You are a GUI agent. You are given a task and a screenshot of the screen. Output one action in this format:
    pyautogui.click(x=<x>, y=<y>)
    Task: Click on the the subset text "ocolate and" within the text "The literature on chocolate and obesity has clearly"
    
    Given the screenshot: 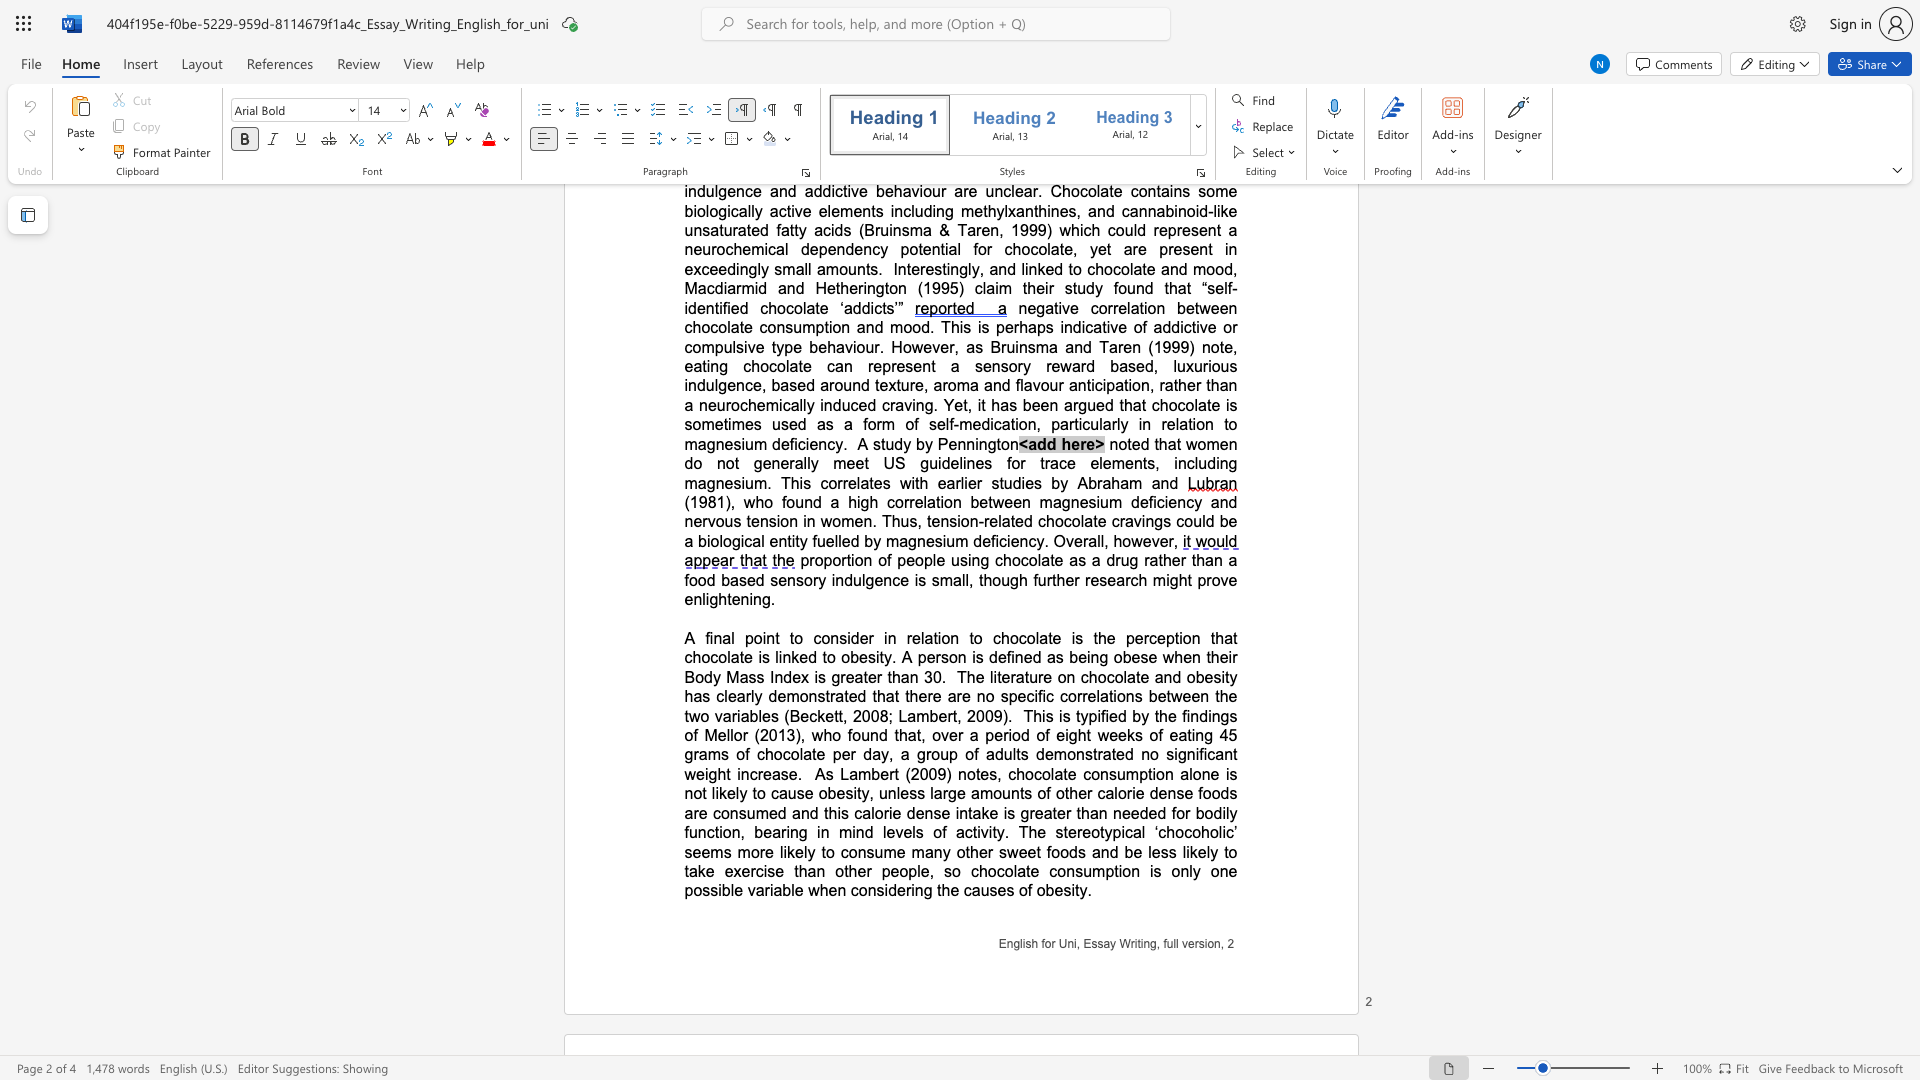 What is the action you would take?
    pyautogui.click(x=1096, y=676)
    